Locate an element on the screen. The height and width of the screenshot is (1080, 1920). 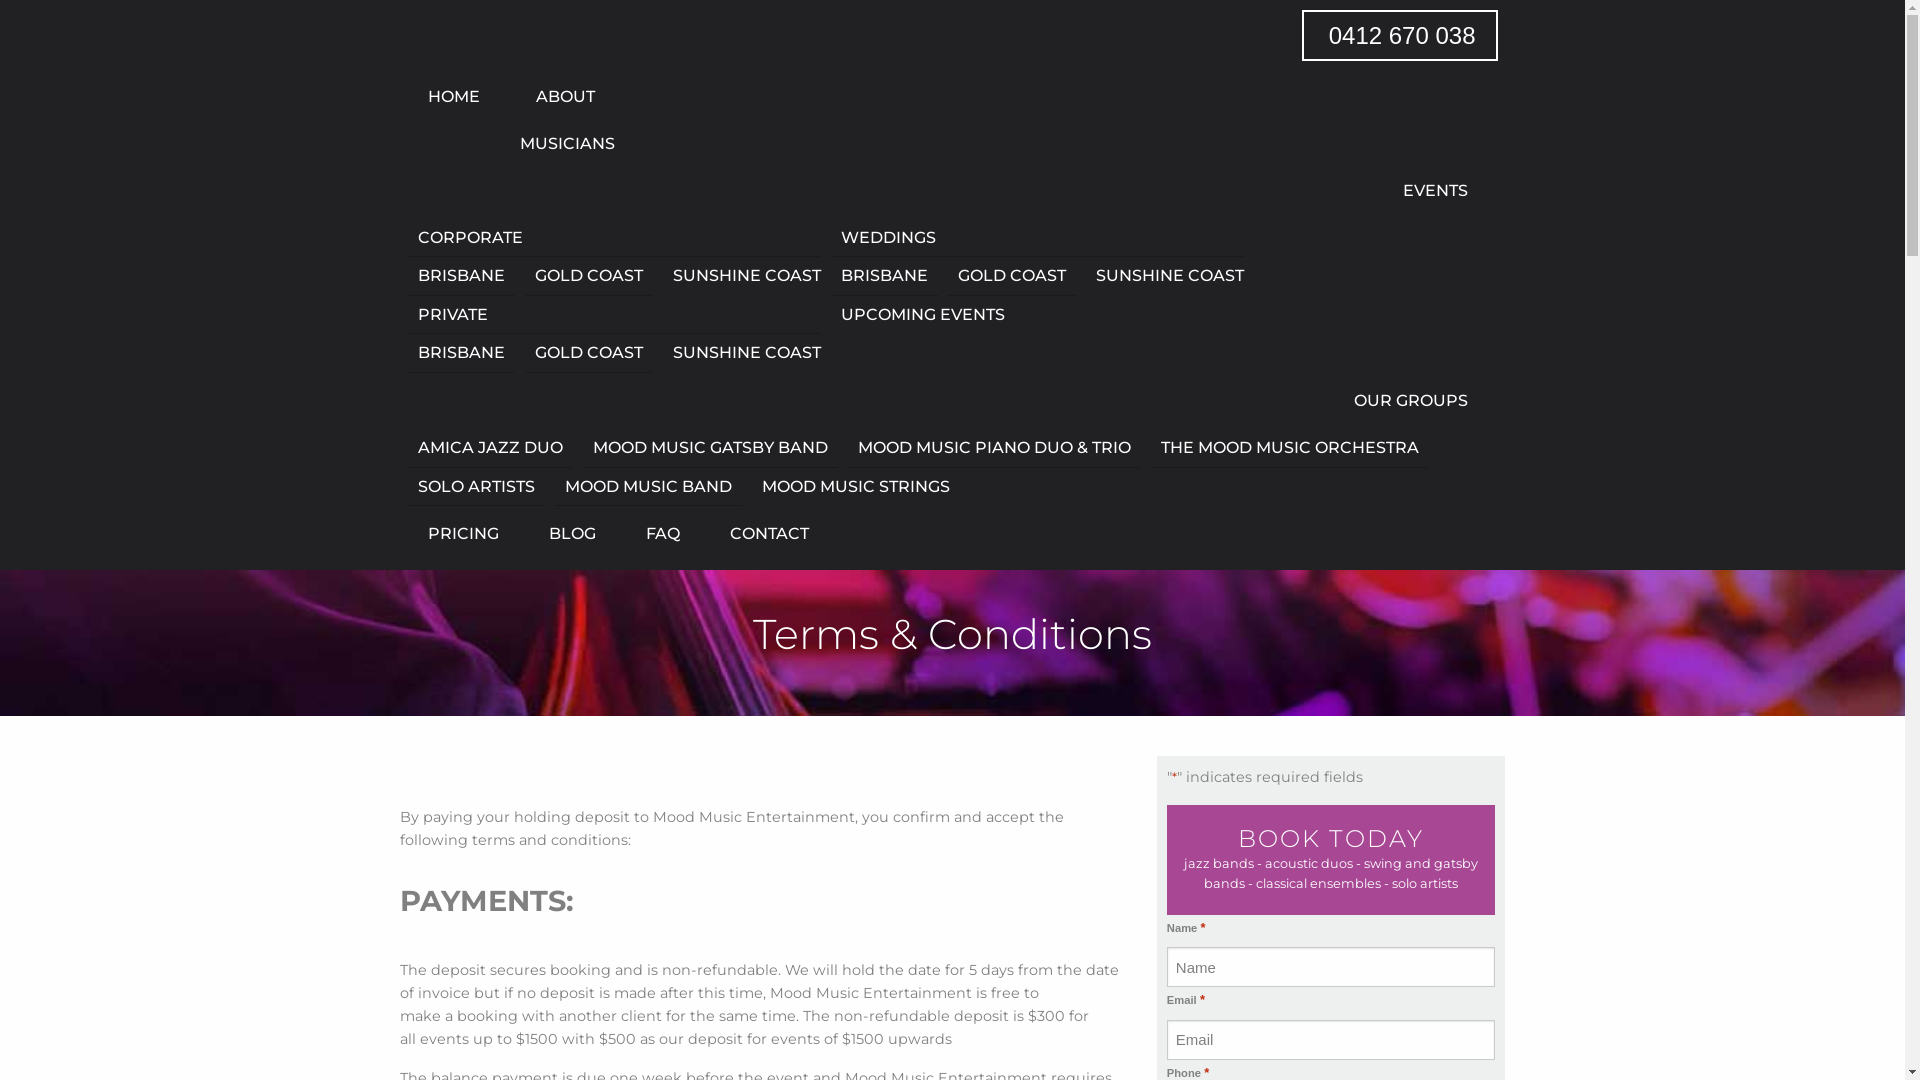
'MOOD MUSIC PIANO DUO & TRIO' is located at coordinates (994, 447).